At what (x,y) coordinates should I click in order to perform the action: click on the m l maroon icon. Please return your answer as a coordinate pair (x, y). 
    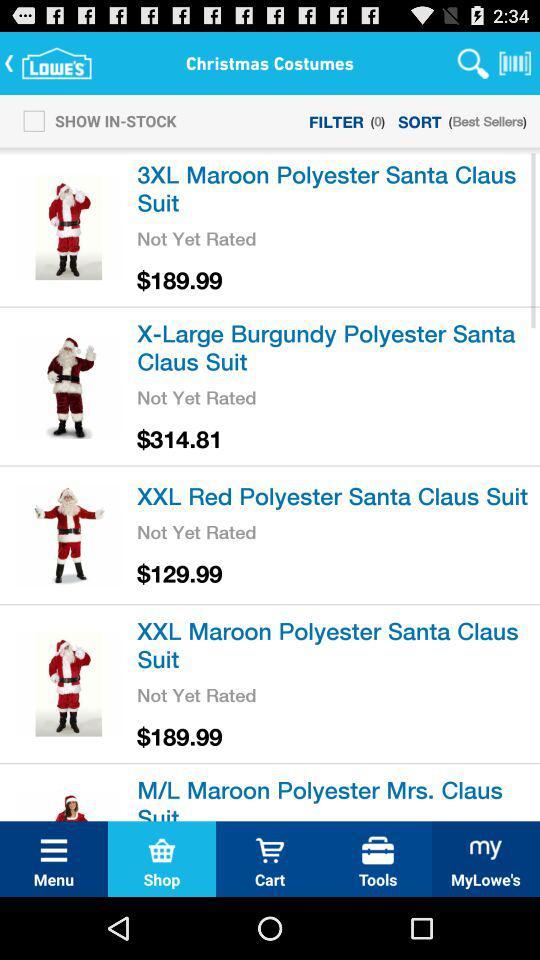
    Looking at the image, I should click on (335, 796).